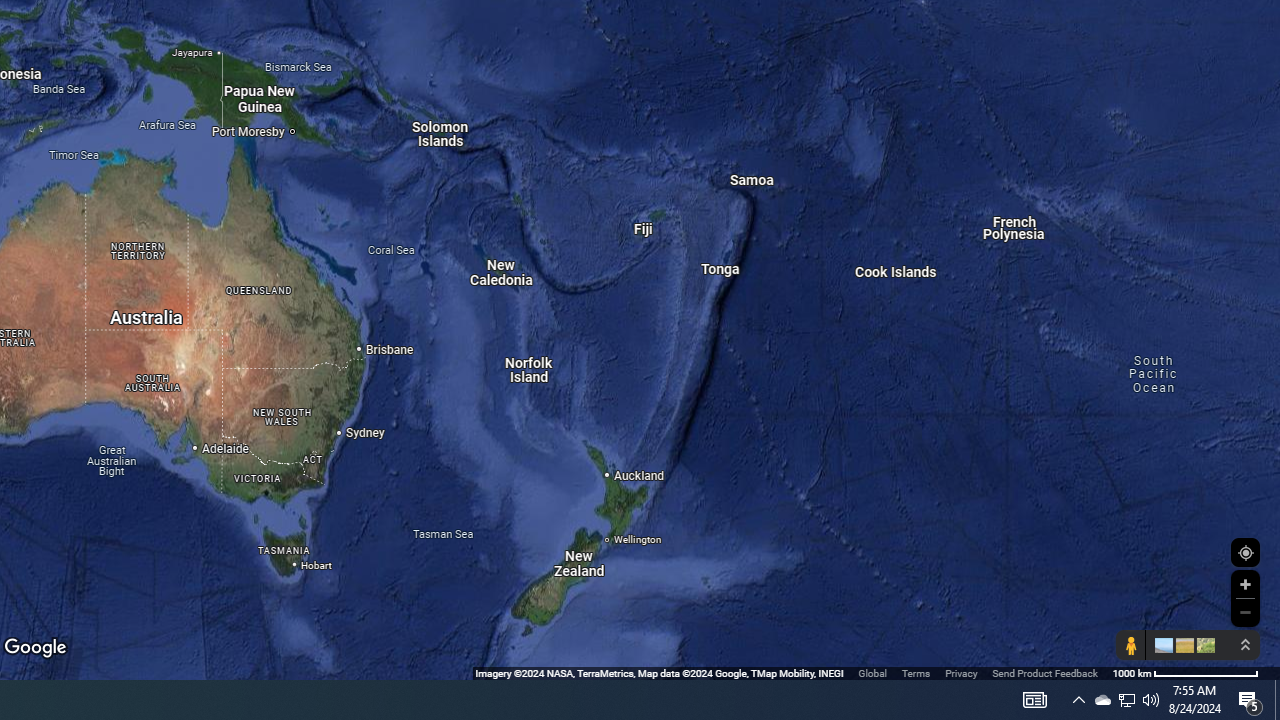 The width and height of the screenshot is (1280, 720). Describe the element at coordinates (961, 673) in the screenshot. I see `'Privacy'` at that location.